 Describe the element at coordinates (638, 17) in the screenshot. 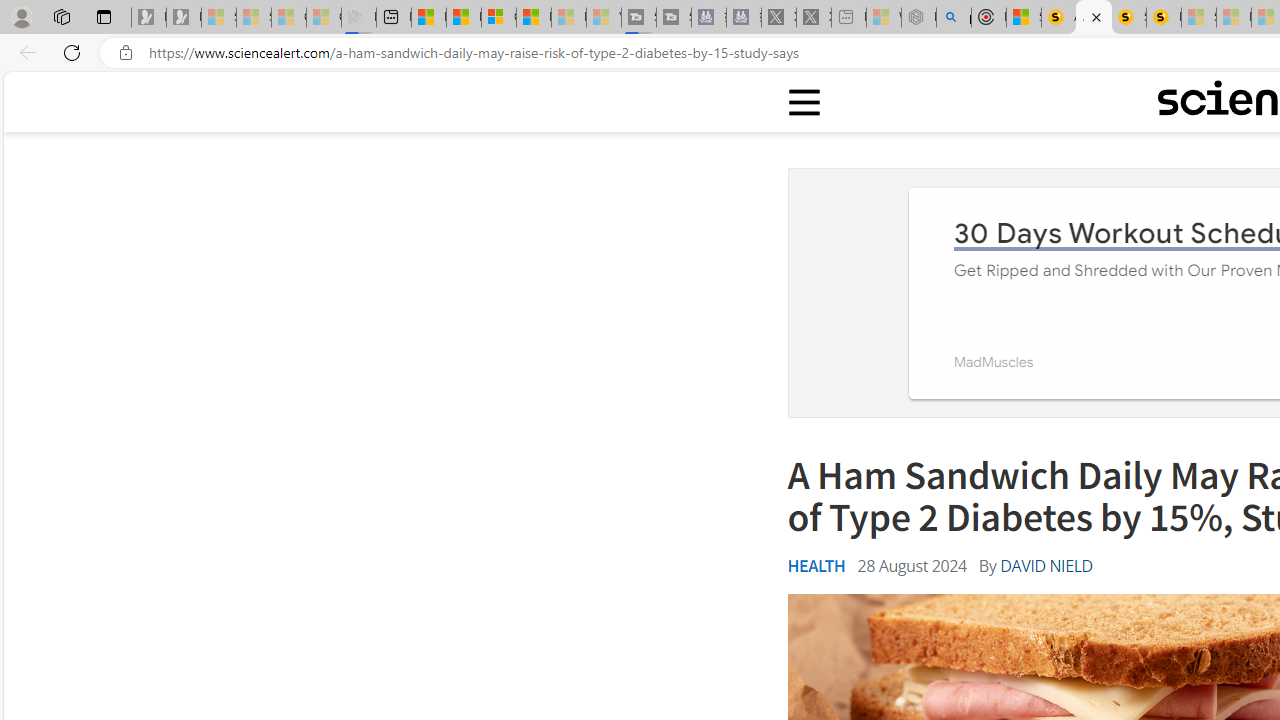

I see `'Streaming Coverage | T3 - Sleeping'` at that location.